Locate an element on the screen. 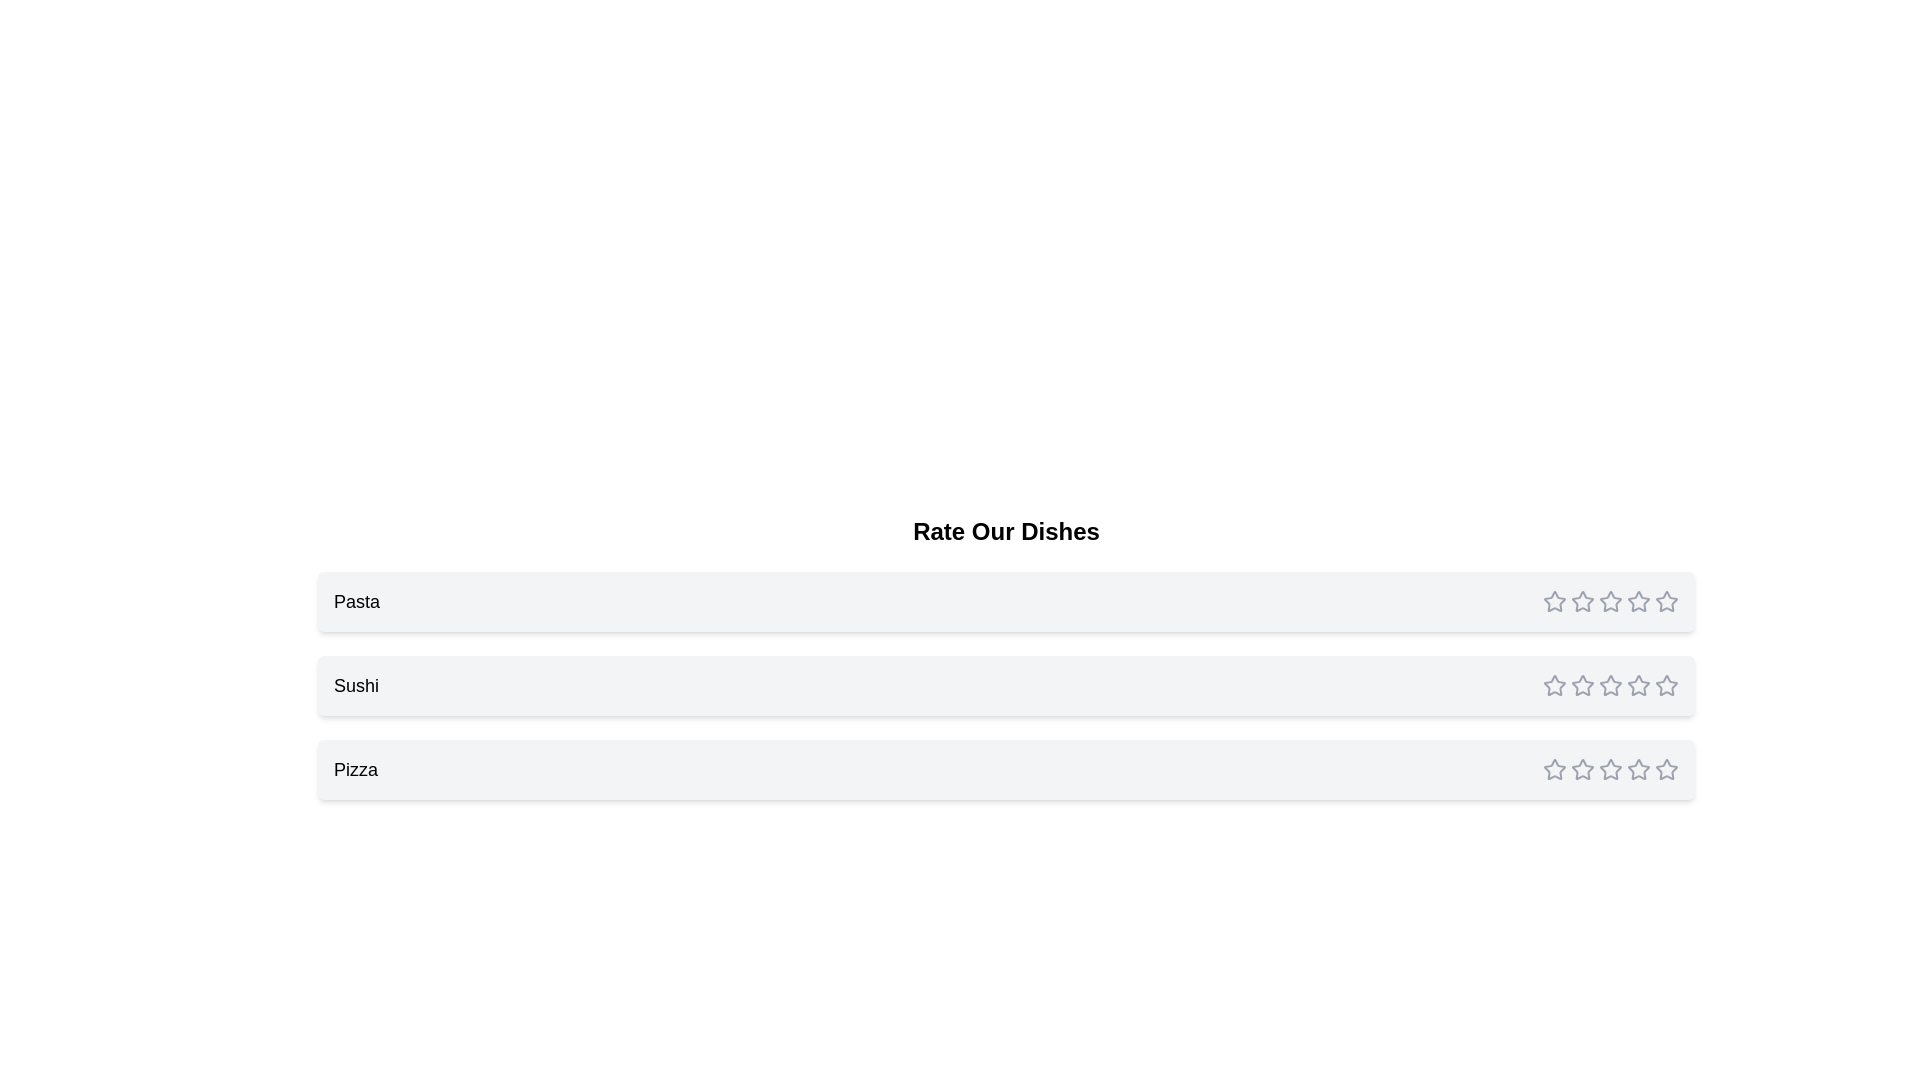 This screenshot has width=1920, height=1080. the Rating component element, which consists of five star icons for rating under the title 'Sushi', specifically located in the second row and oriented towards the right side is located at coordinates (1611, 685).